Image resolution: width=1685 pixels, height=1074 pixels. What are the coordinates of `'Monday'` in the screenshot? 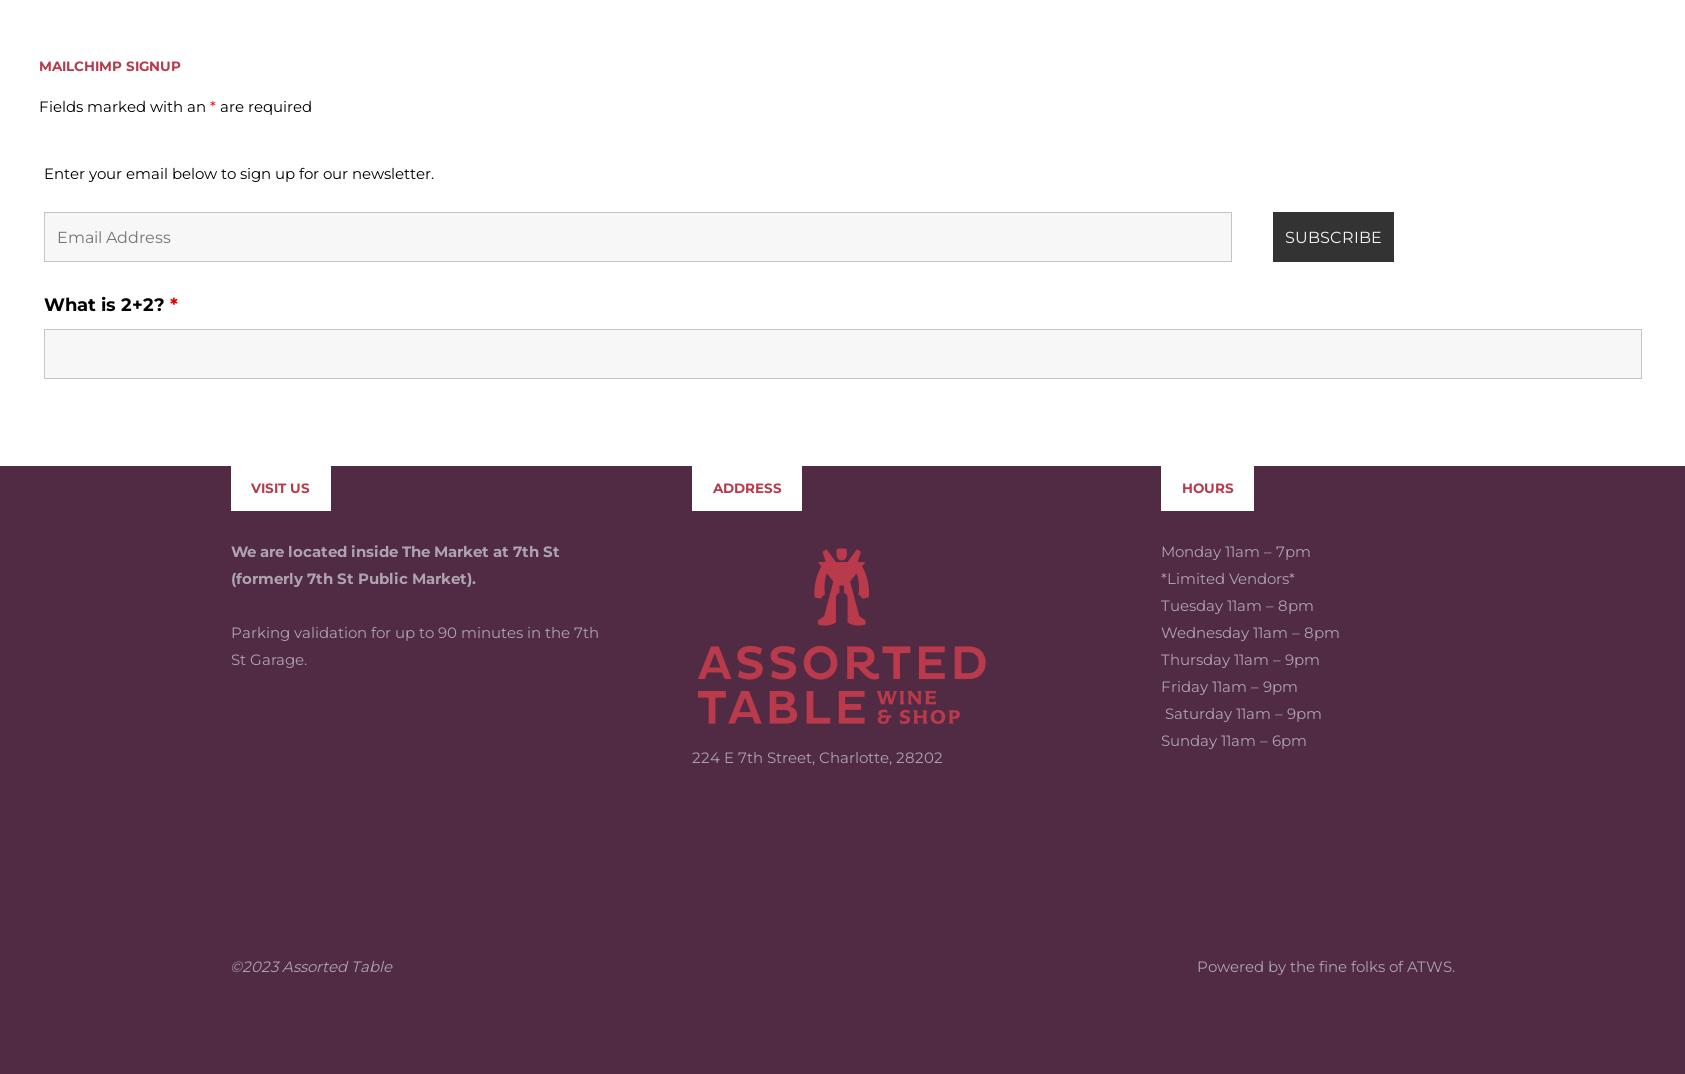 It's located at (1190, 405).